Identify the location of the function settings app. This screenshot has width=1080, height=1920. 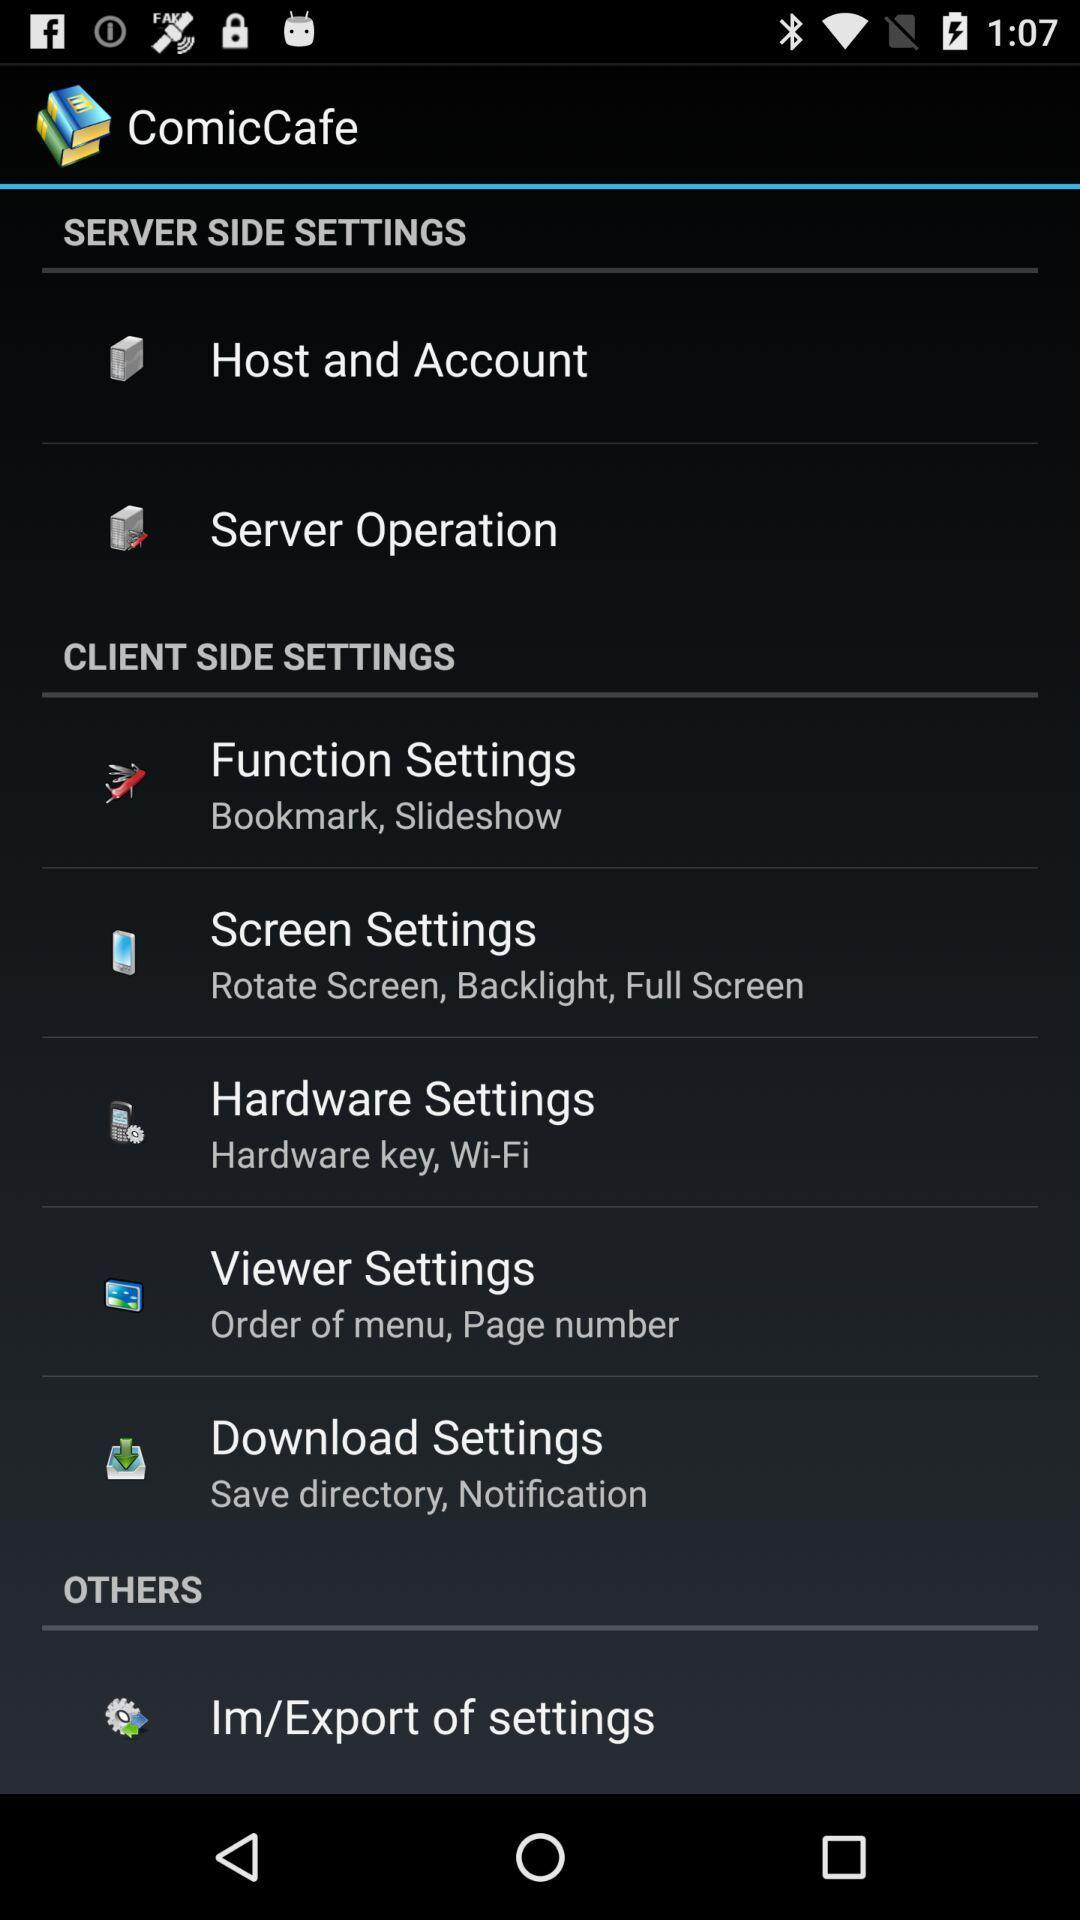
(393, 756).